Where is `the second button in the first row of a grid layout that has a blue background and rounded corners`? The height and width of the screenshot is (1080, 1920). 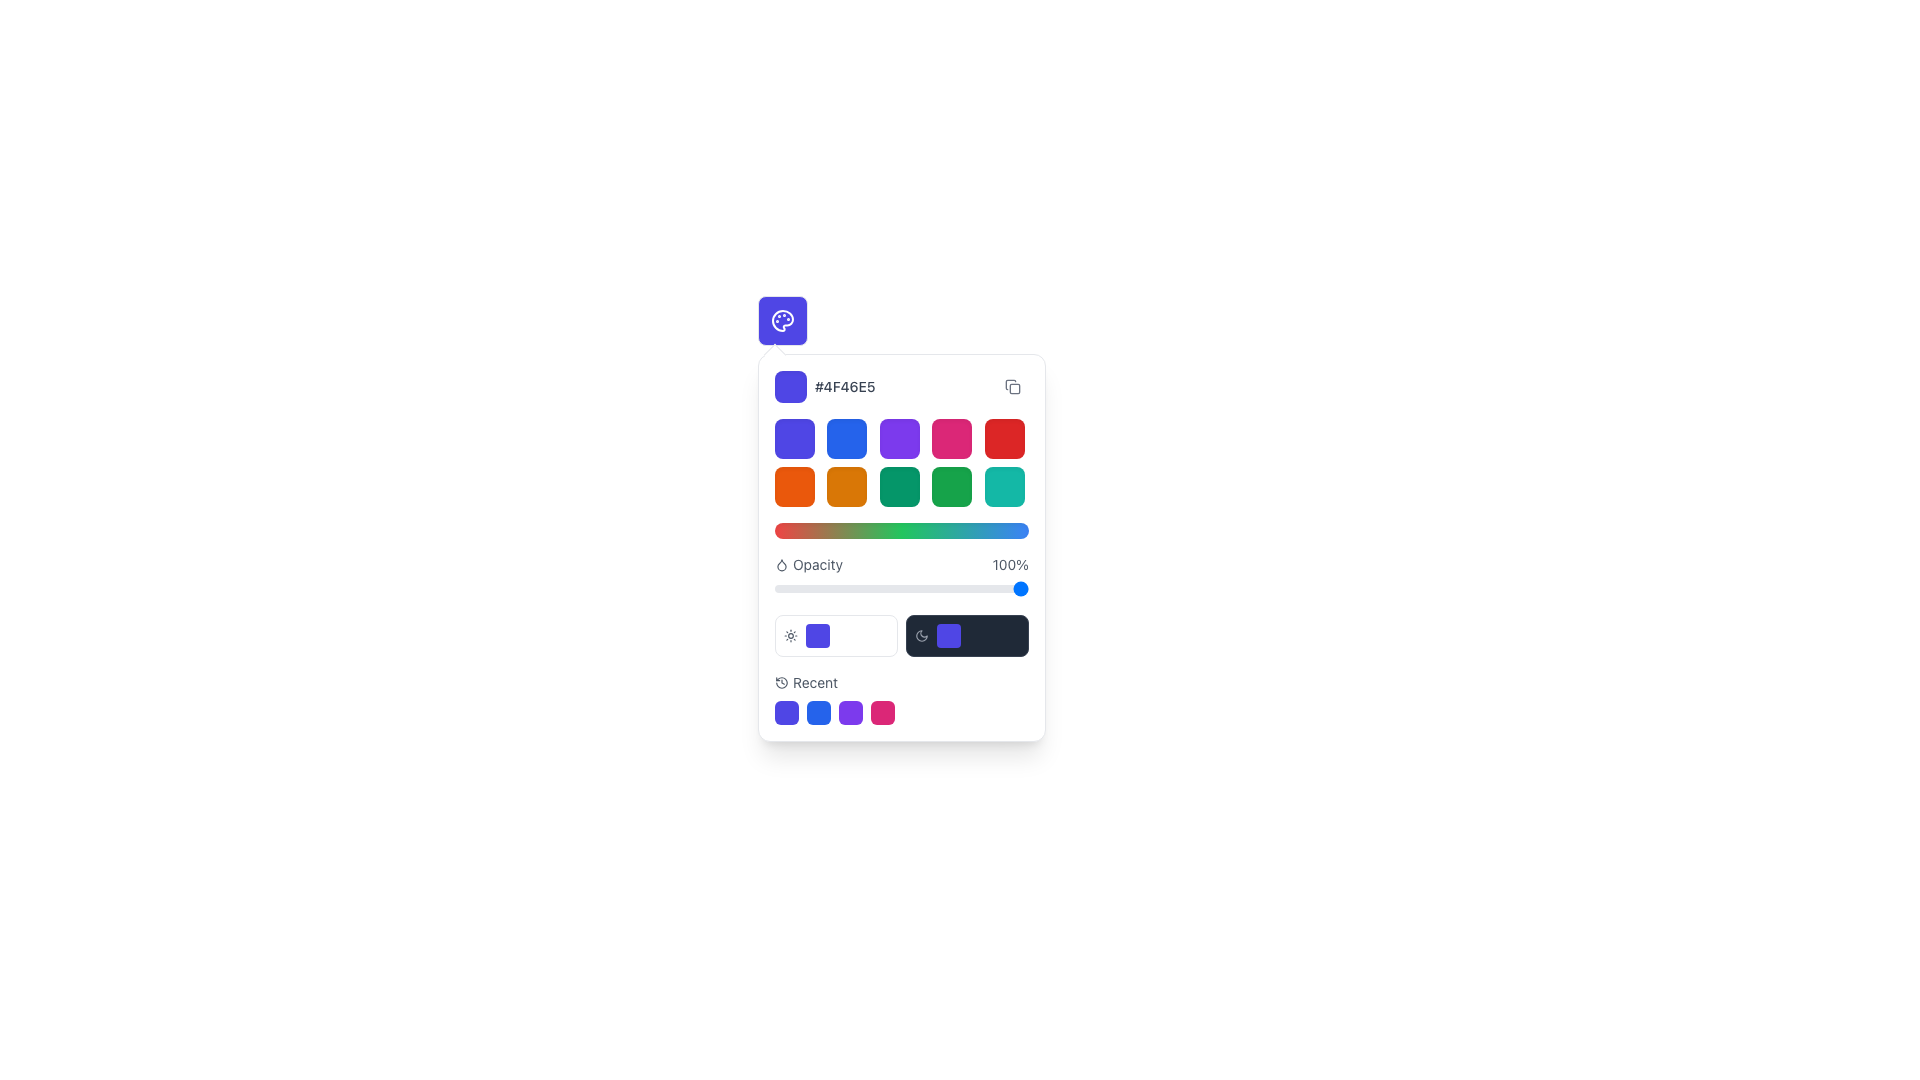 the second button in the first row of a grid layout that has a blue background and rounded corners is located at coordinates (847, 438).